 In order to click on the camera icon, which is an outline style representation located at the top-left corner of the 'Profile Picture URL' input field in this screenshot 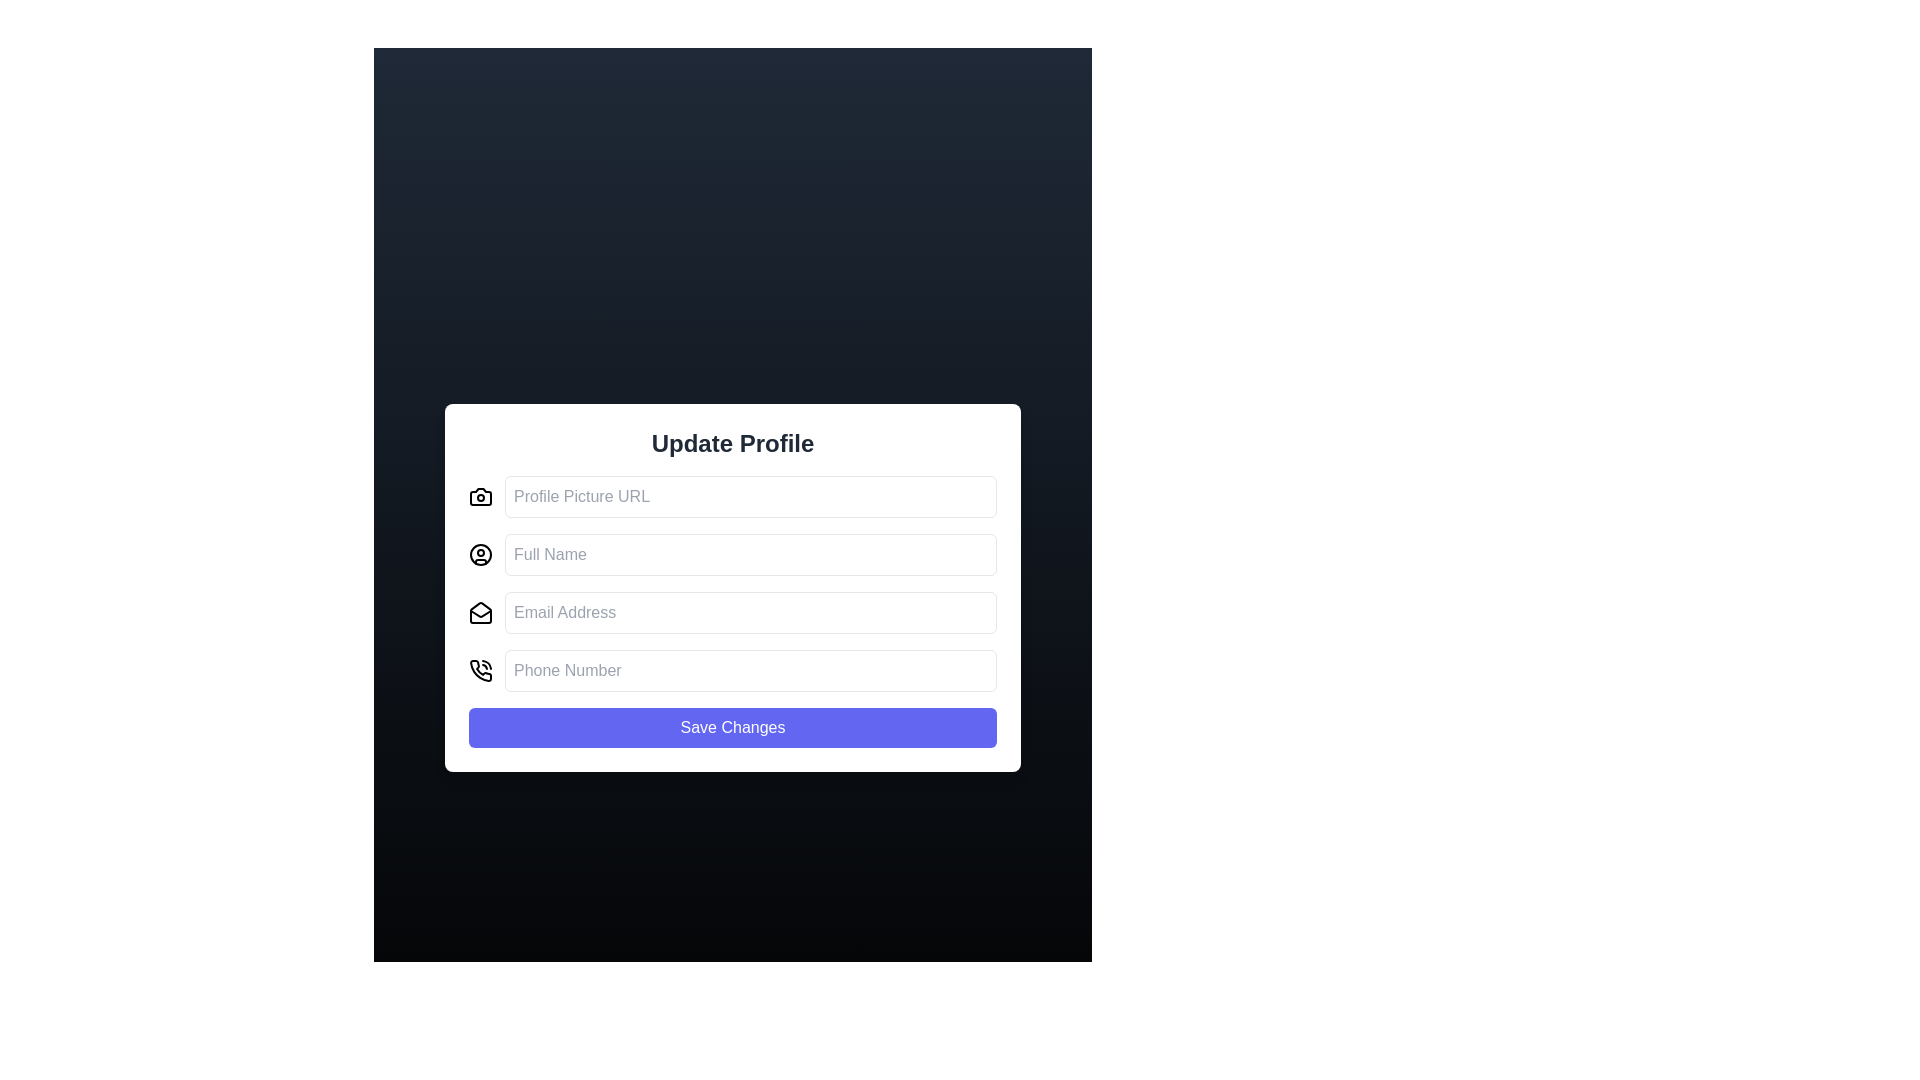, I will do `click(480, 496)`.